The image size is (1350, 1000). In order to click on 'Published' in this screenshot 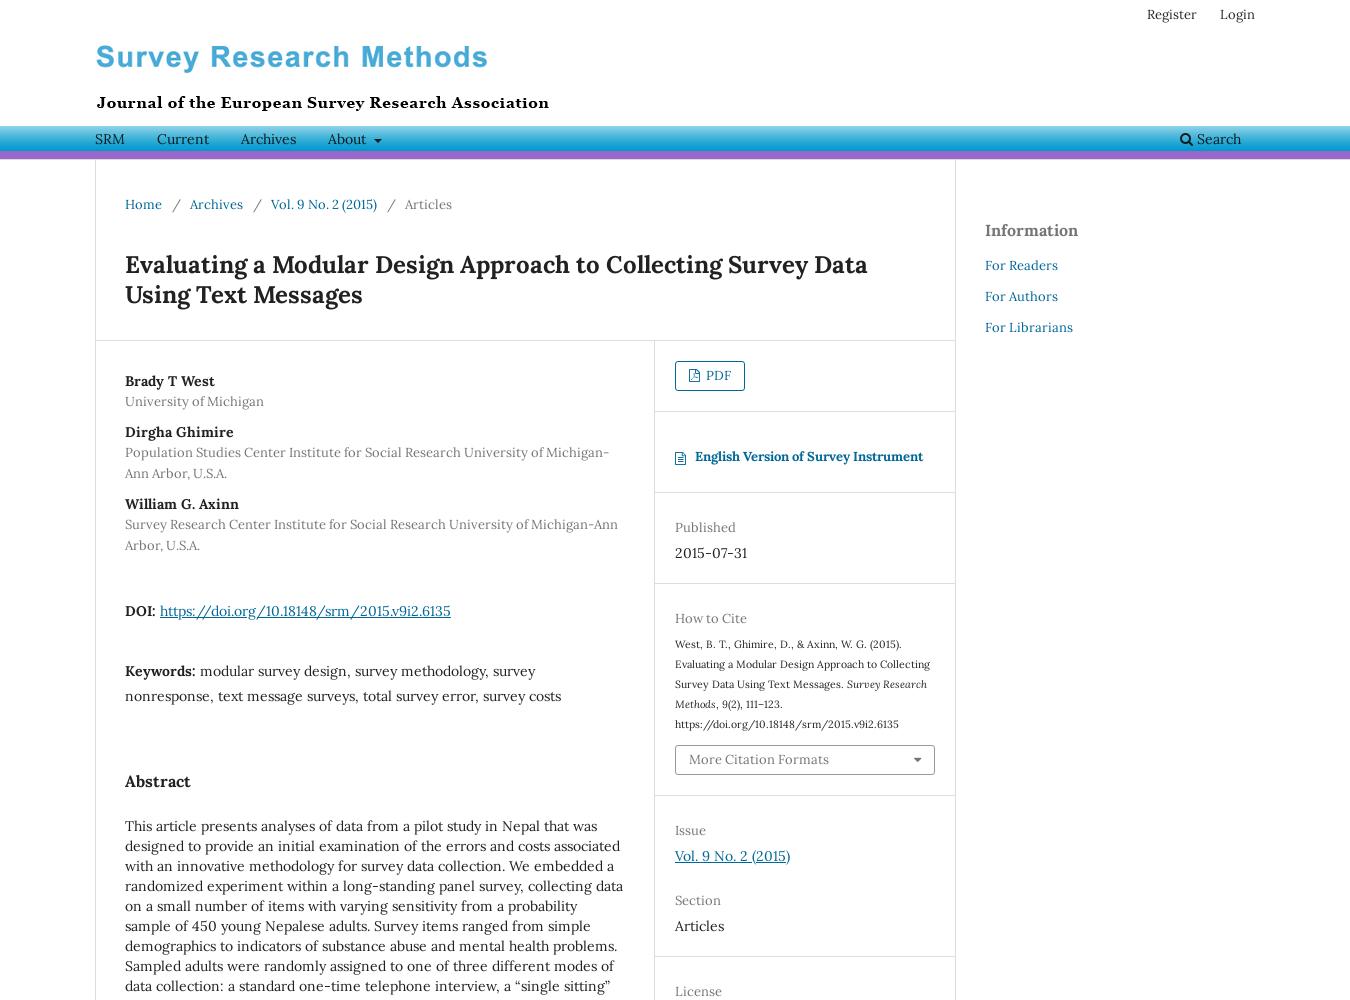, I will do `click(675, 527)`.